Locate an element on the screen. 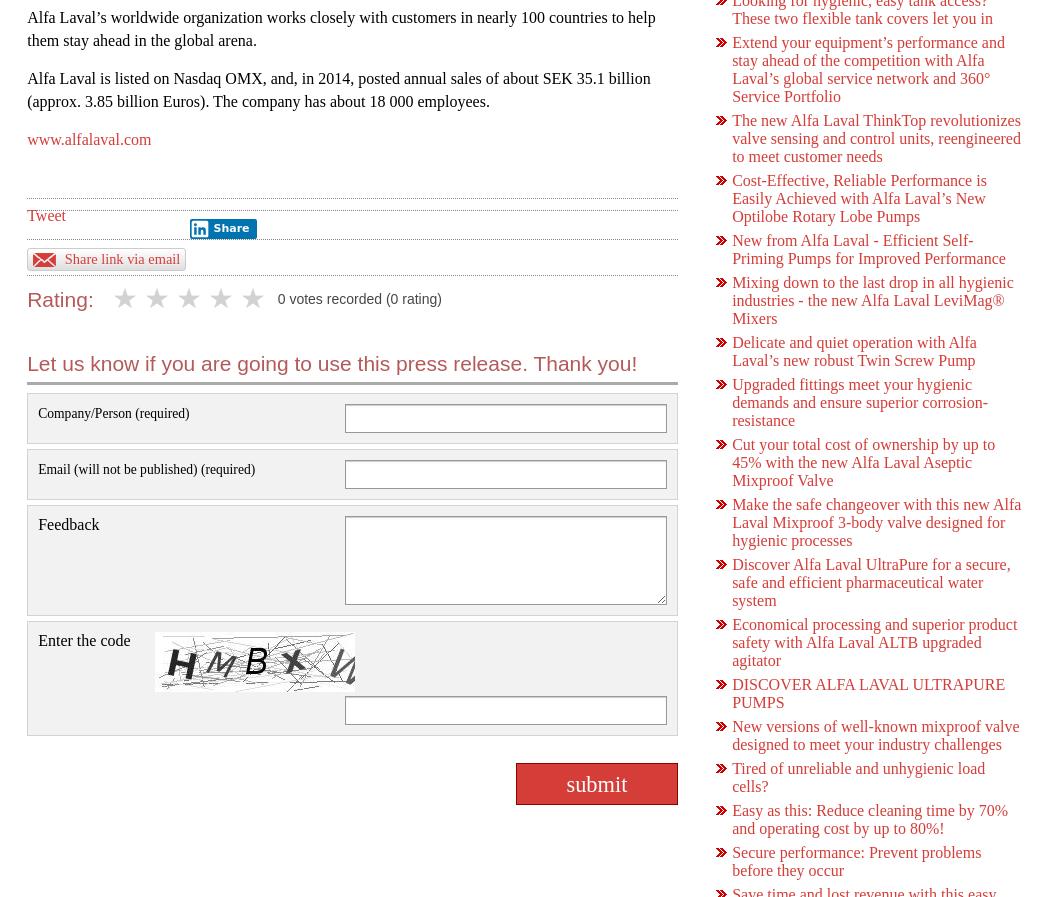  'Enter the code' is located at coordinates (84, 639).